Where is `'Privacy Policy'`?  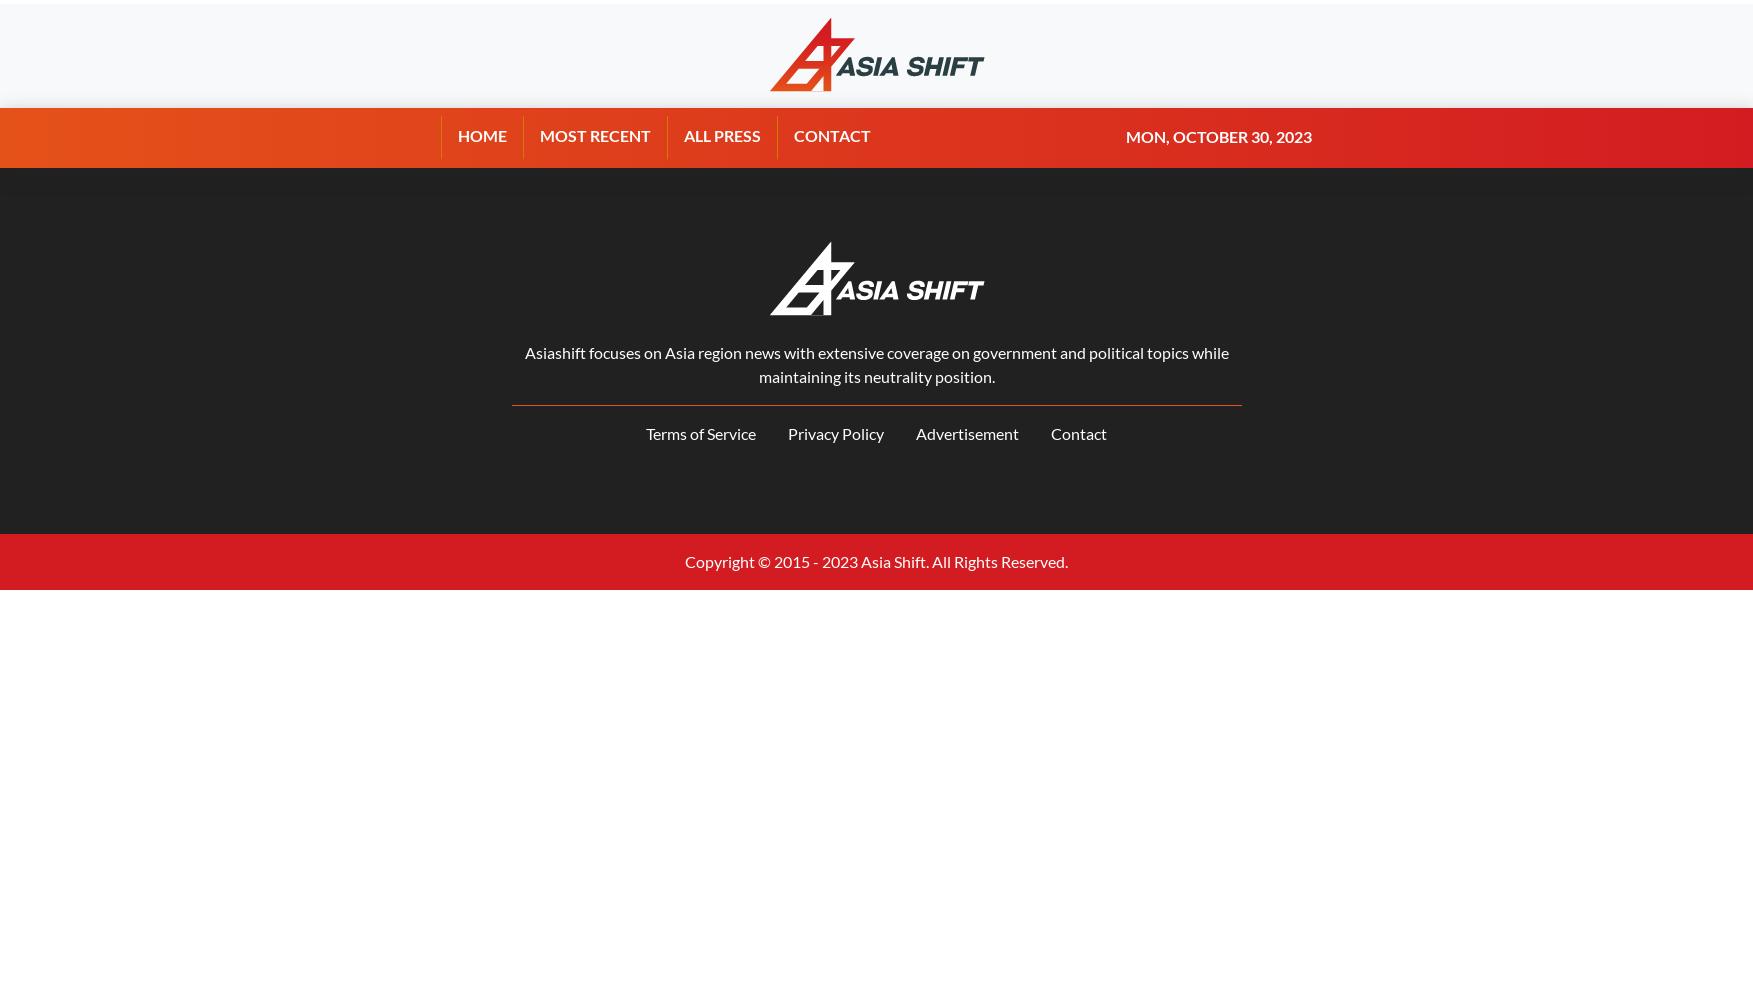
'Privacy Policy' is located at coordinates (836, 433).